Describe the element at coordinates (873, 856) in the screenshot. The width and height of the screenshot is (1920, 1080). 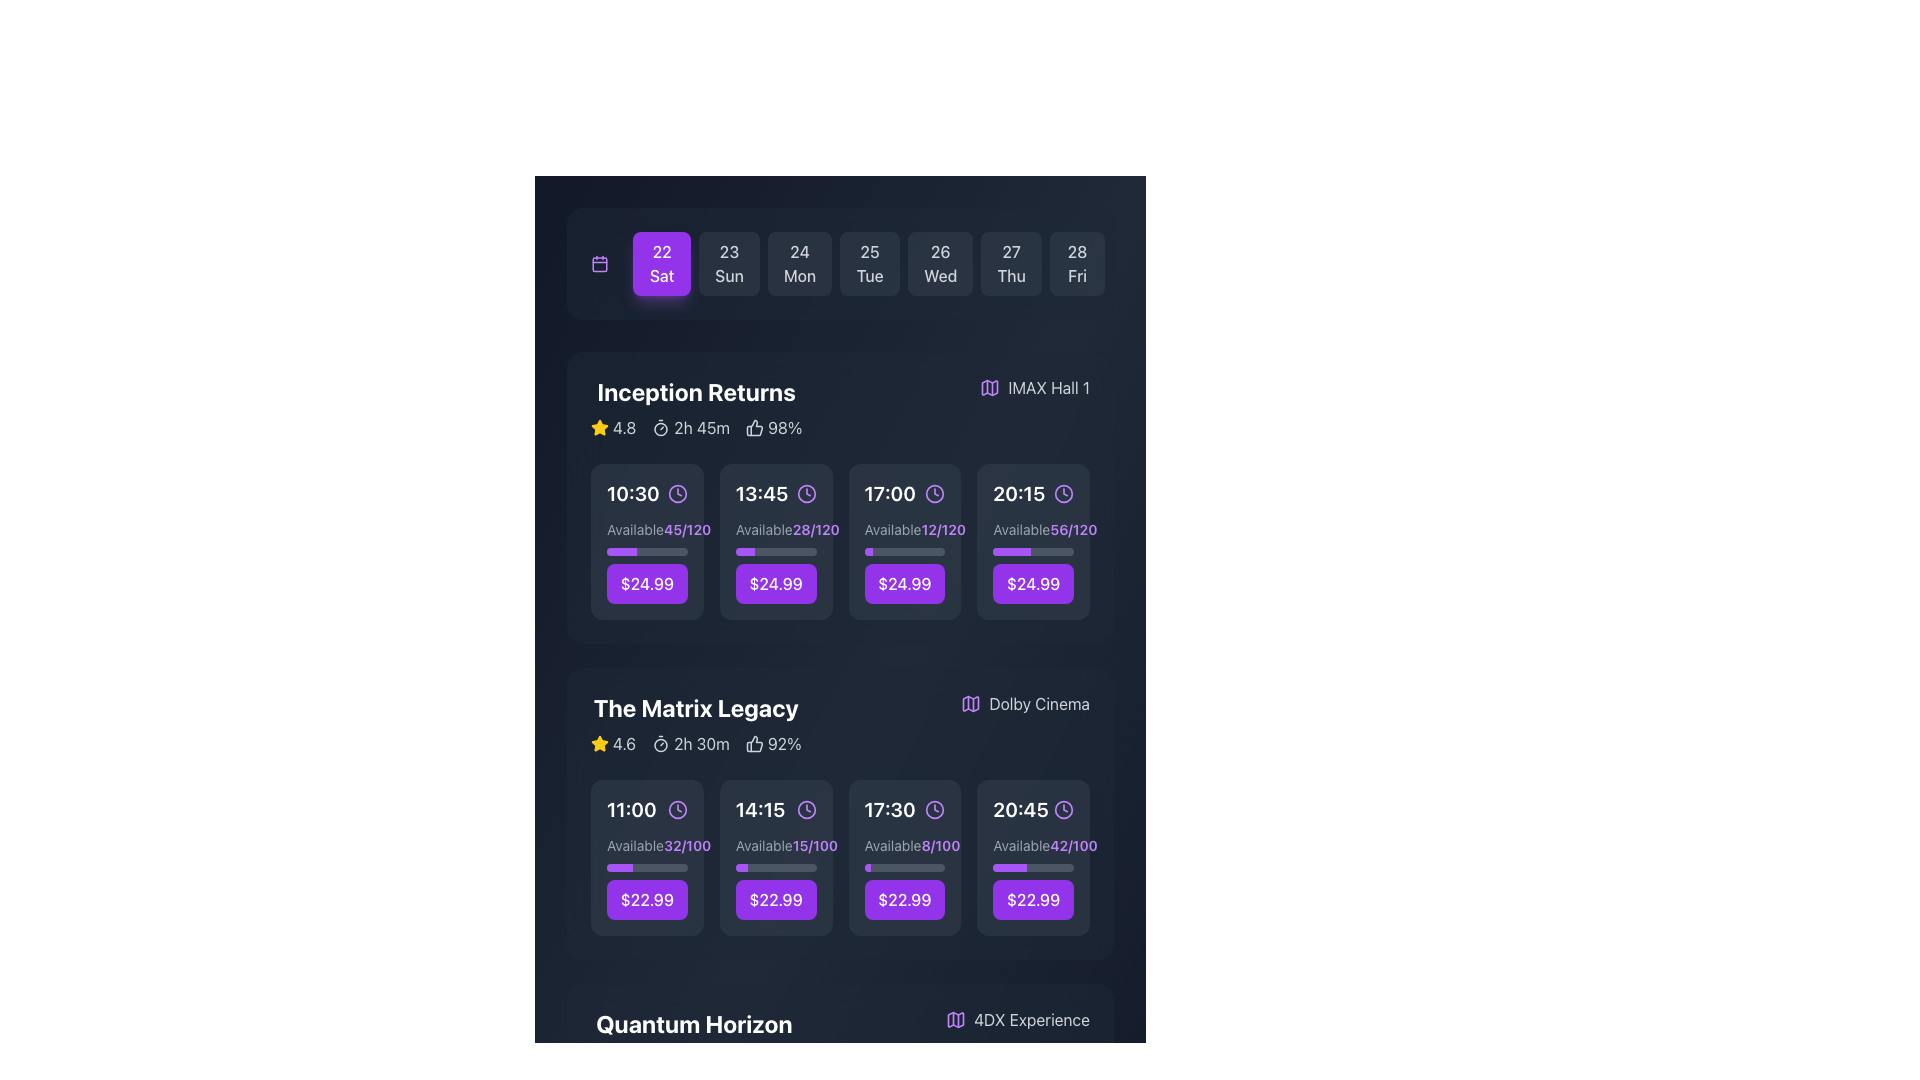
I see `the SVG icon styled as a sofa, which is the leftmost icon inside the button labeled 'Select Seats.'` at that location.